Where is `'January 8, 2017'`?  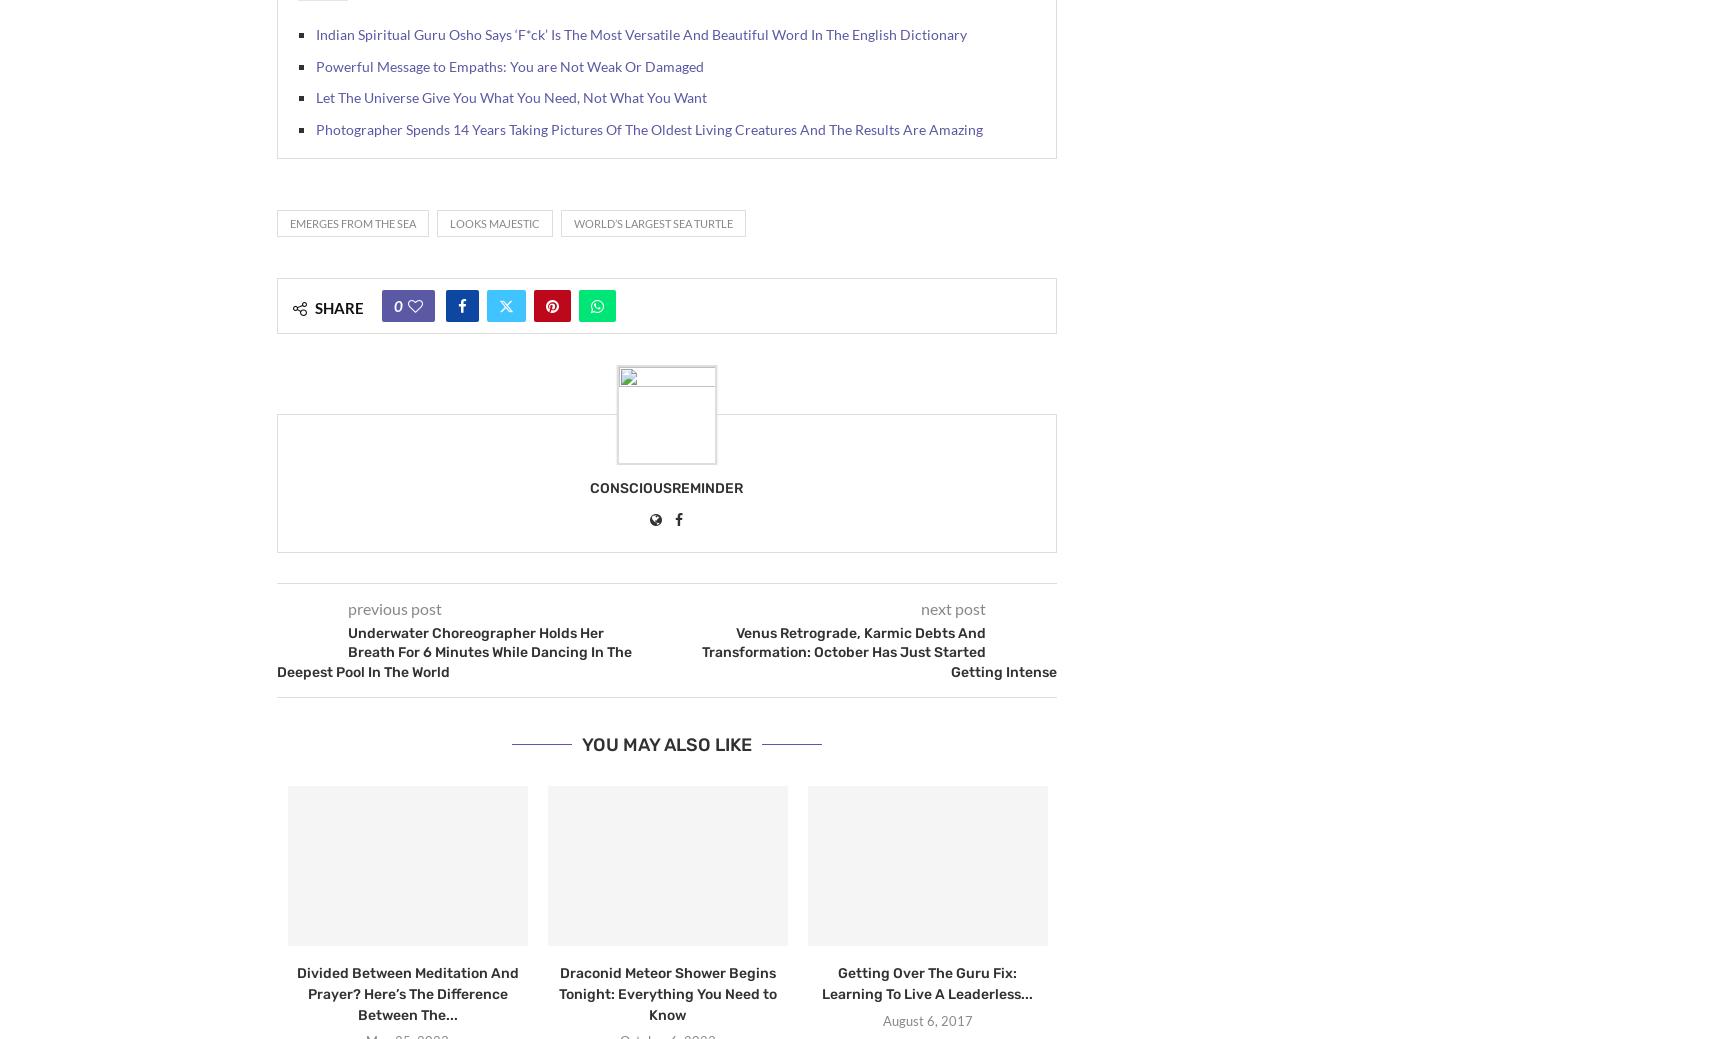 'January 8, 2017' is located at coordinates (98, 1019).